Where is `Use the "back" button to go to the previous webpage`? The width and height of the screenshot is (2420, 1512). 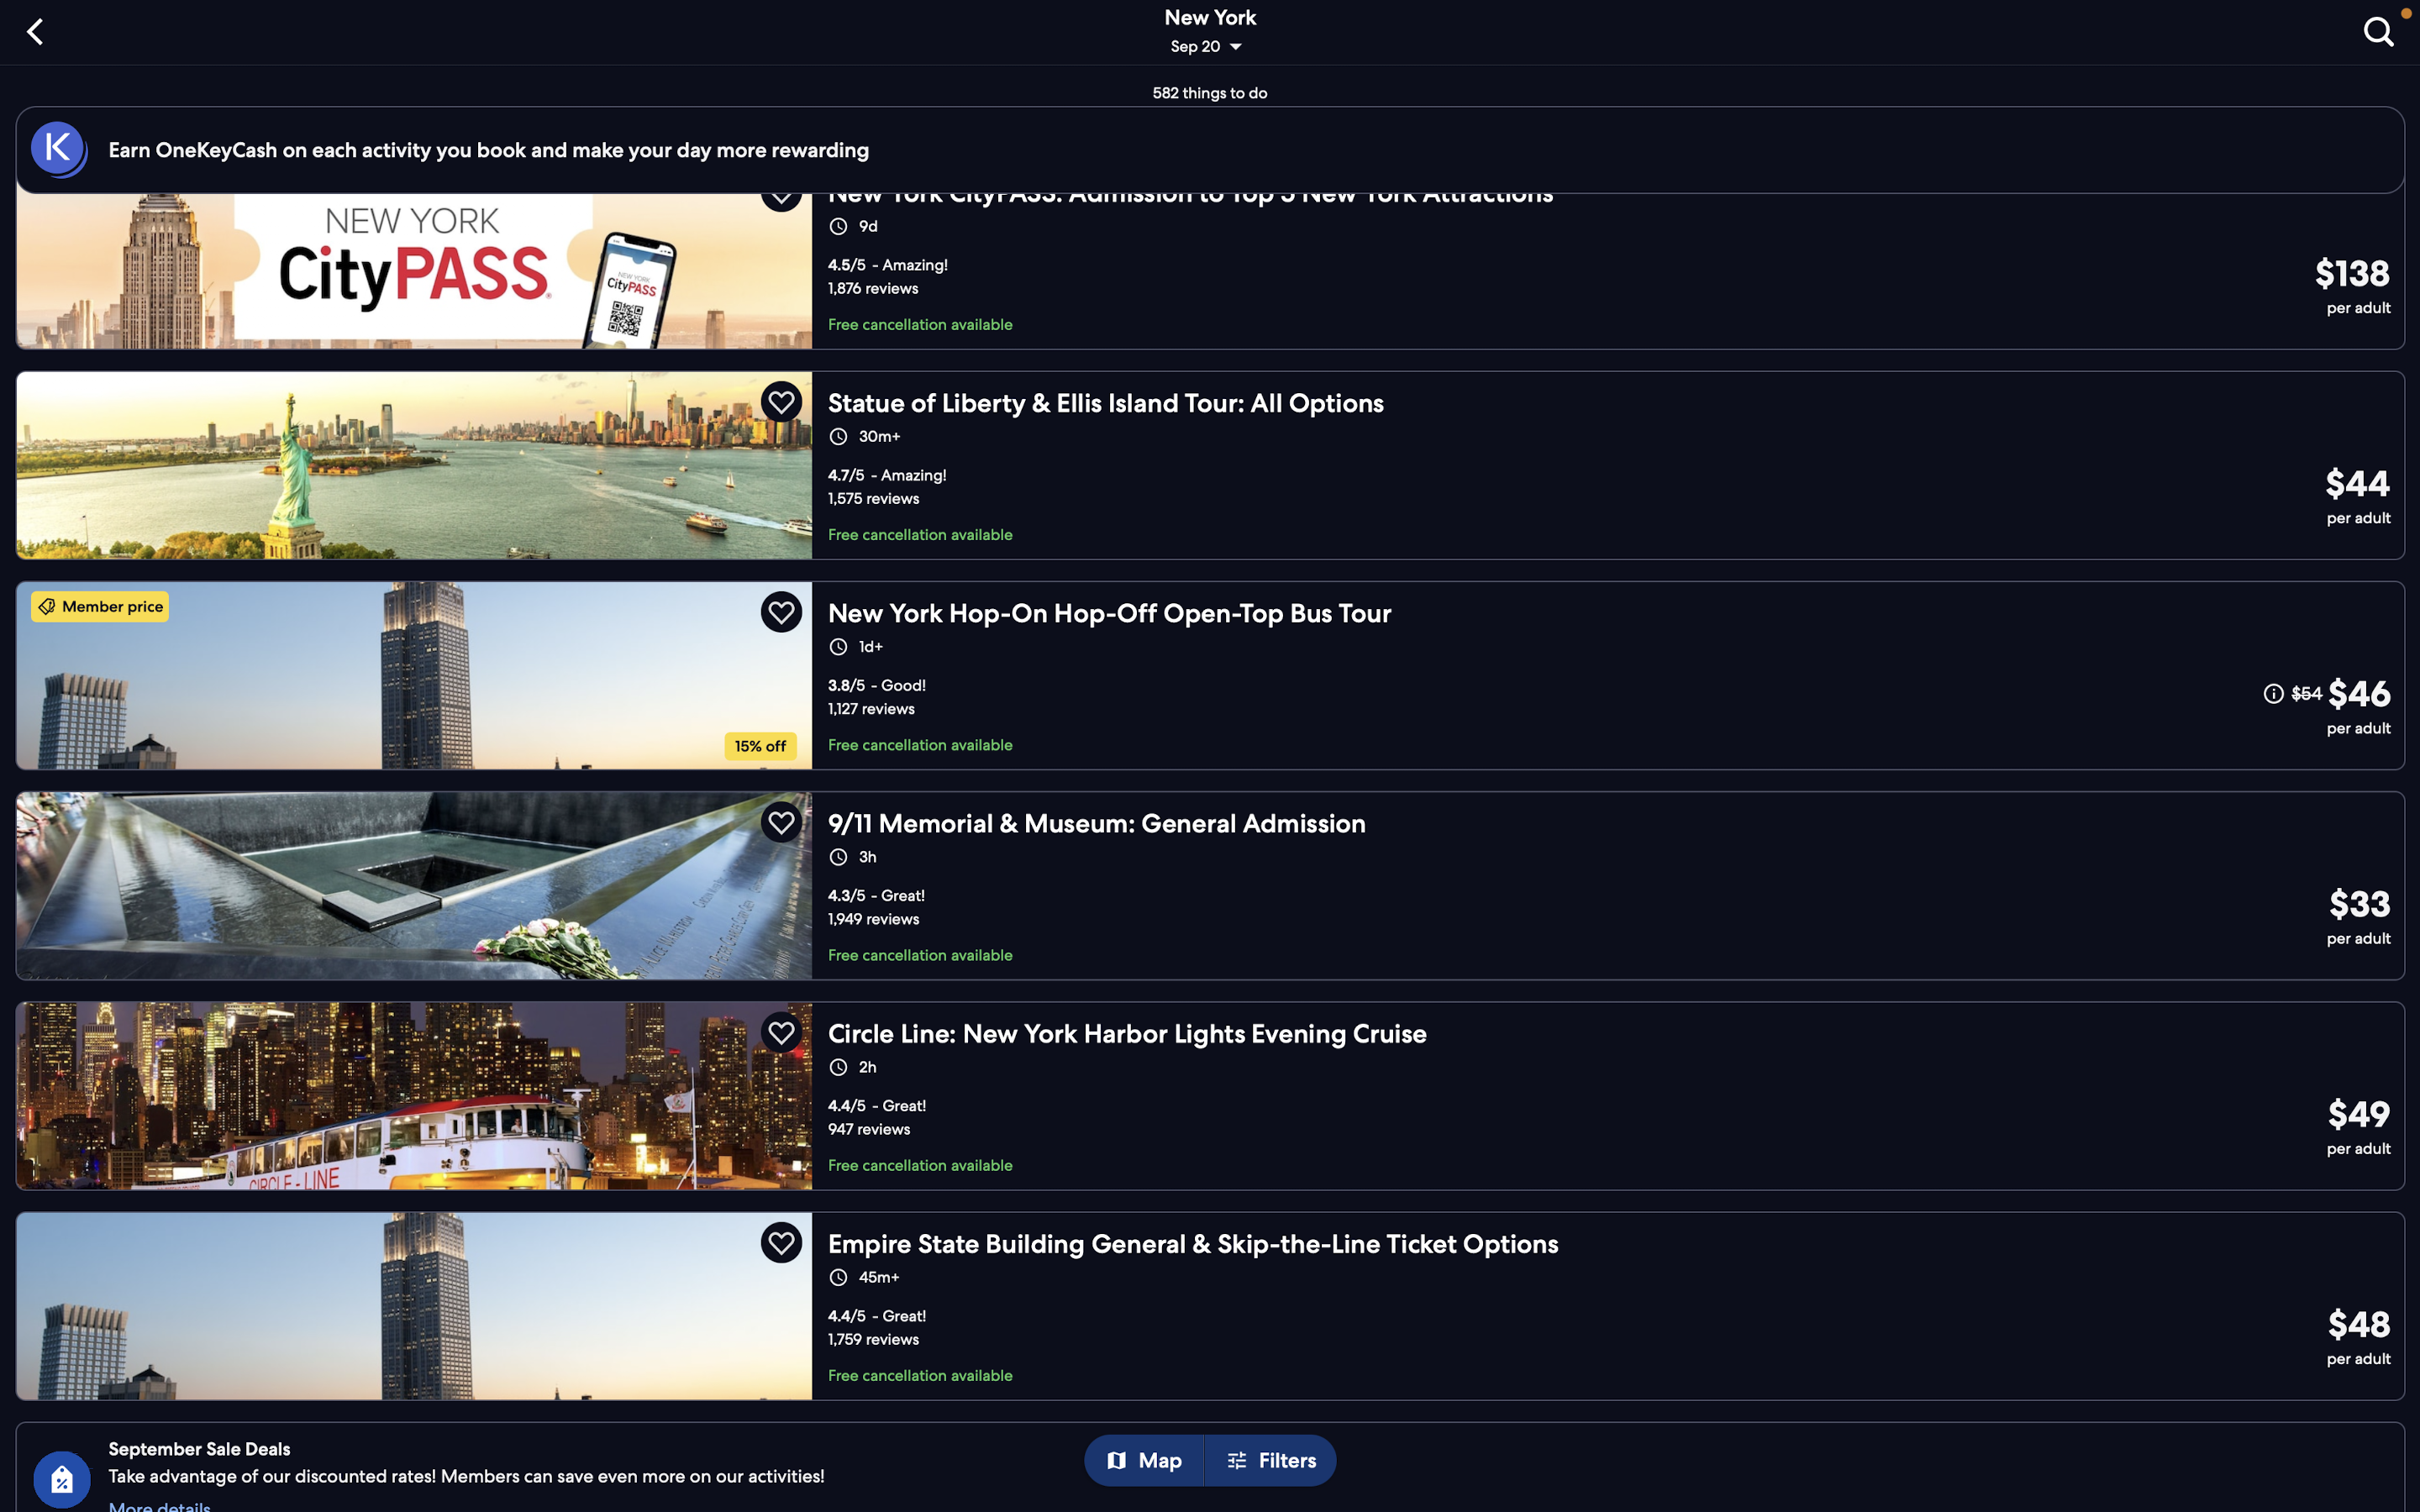 Use the "back" button to go to the previous webpage is located at coordinates (39, 29).